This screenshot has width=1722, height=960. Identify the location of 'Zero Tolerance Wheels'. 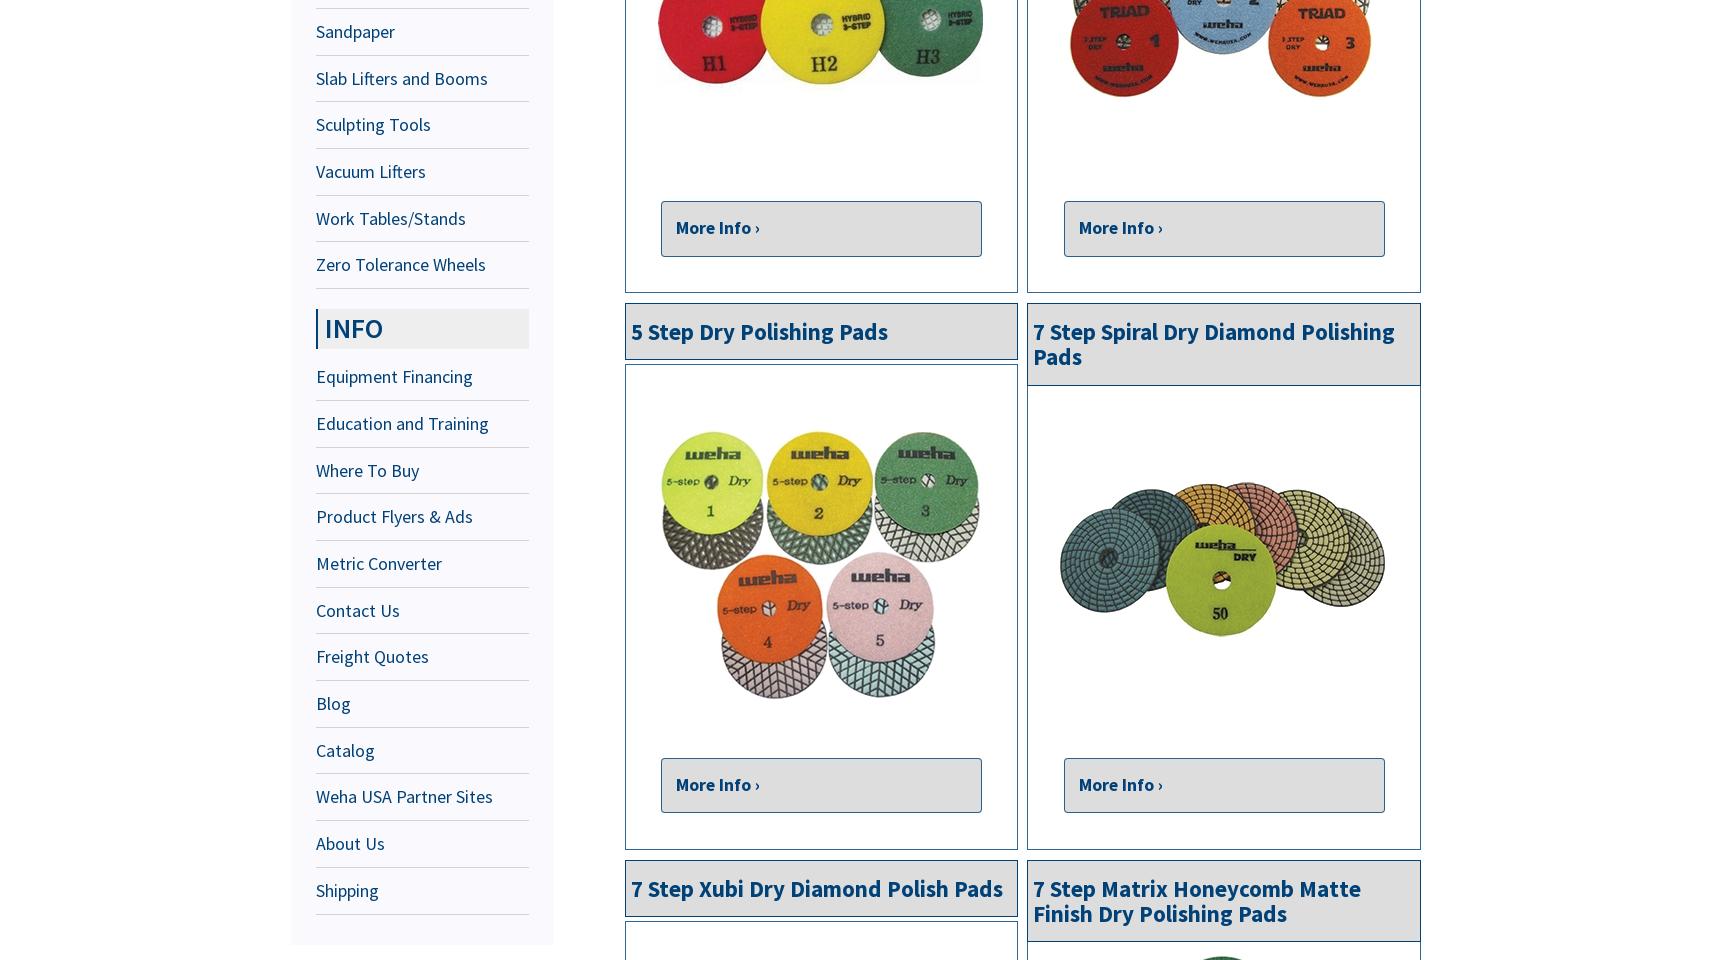
(401, 263).